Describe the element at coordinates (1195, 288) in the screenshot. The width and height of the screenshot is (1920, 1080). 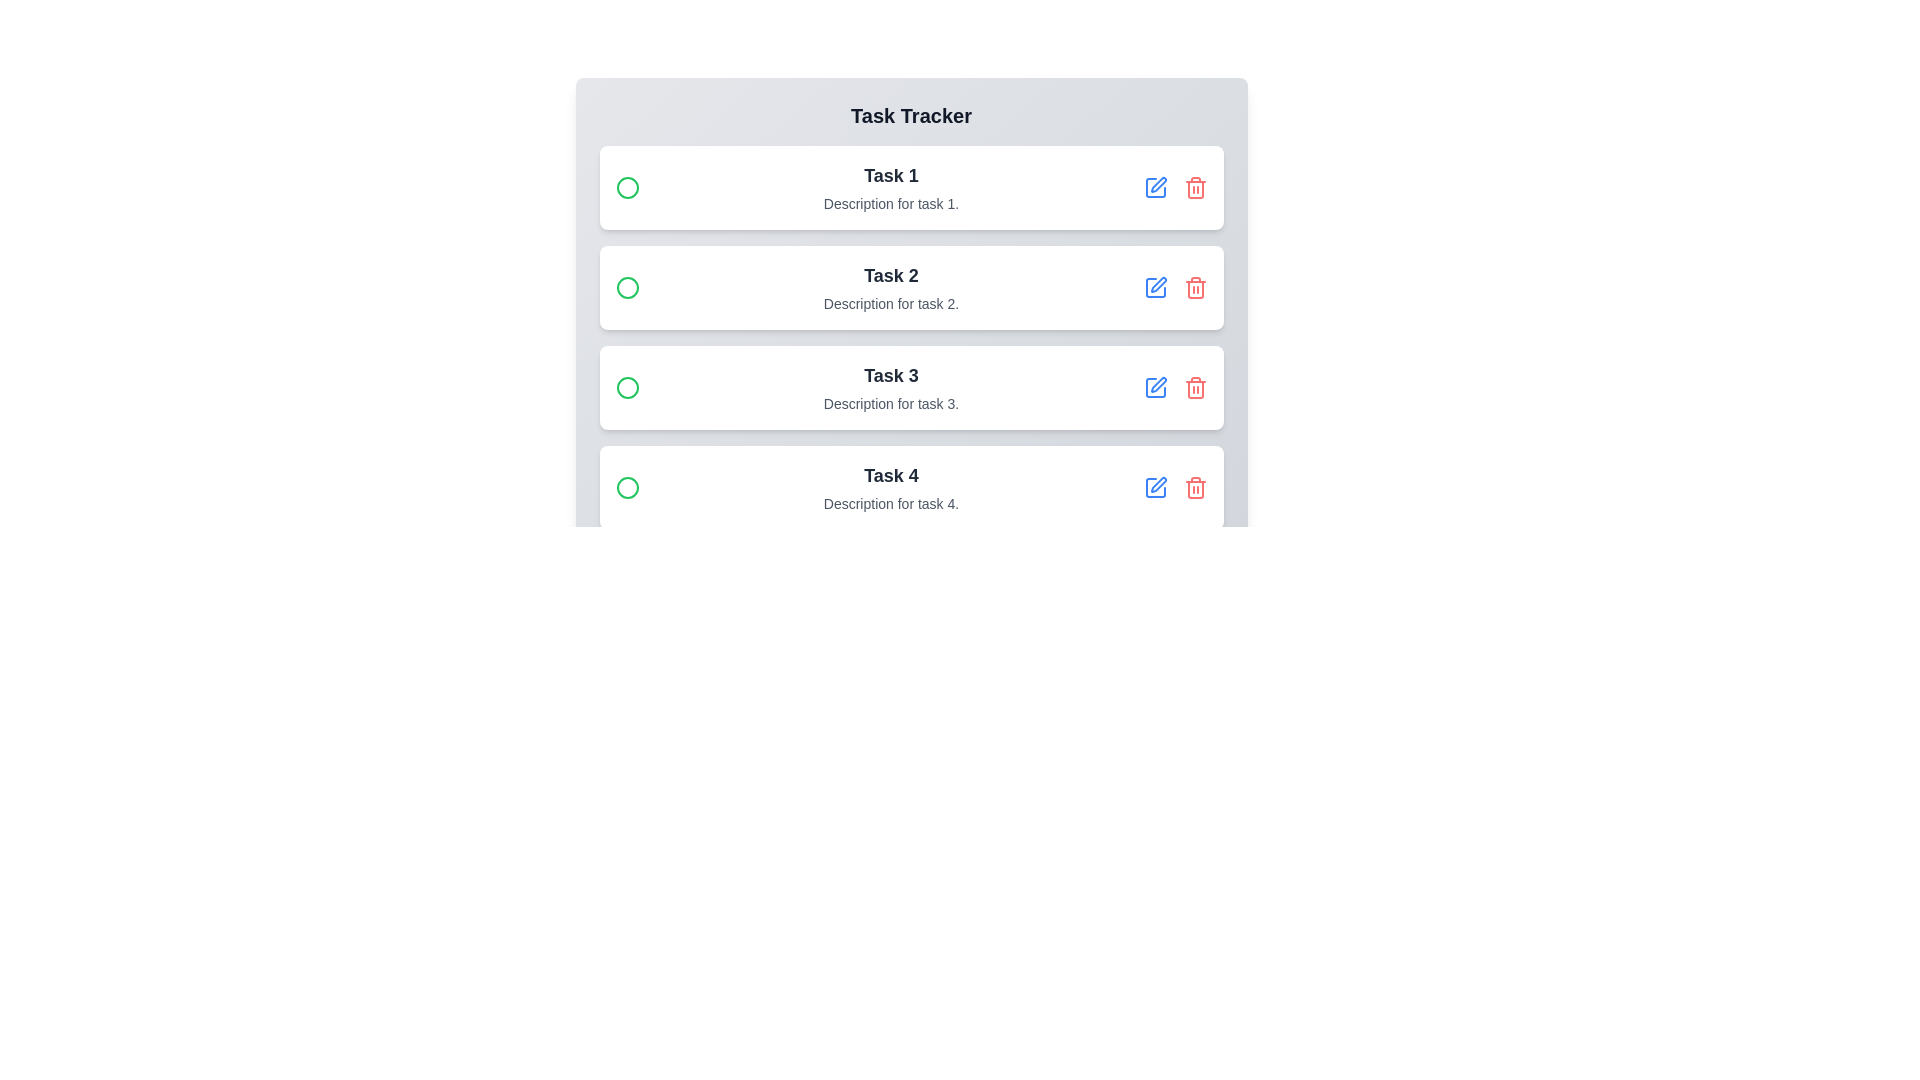
I see `the delete button for task 2` at that location.